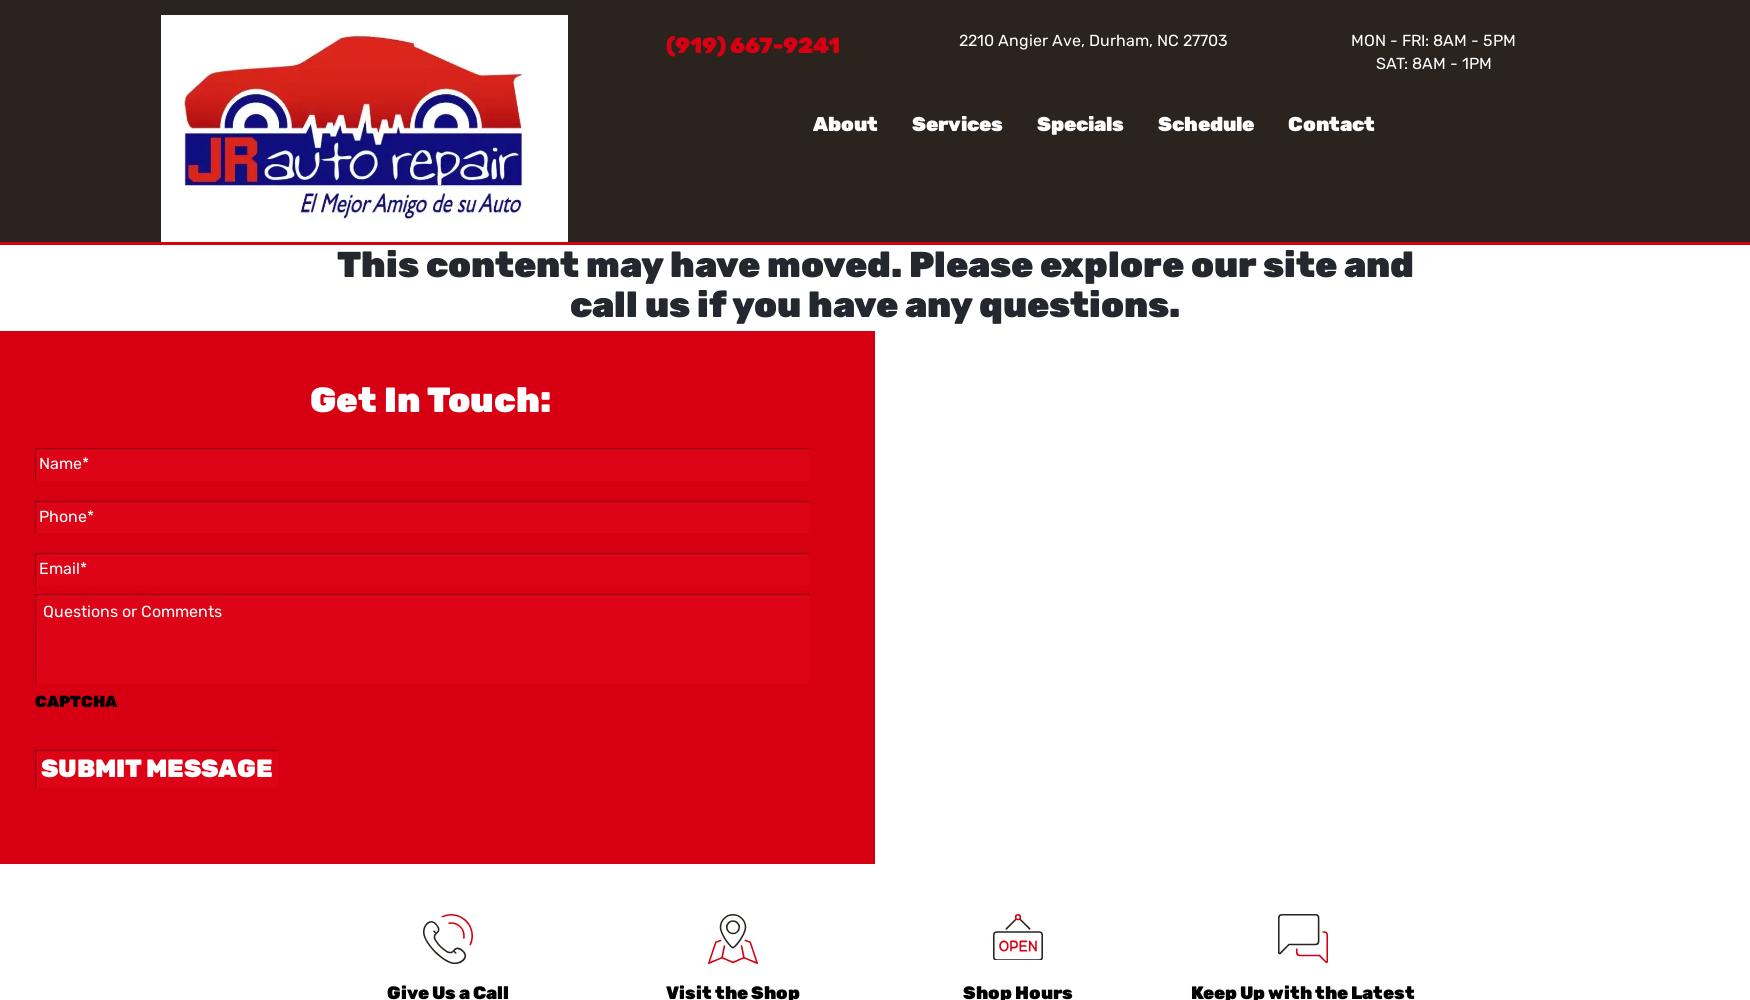 The image size is (1750, 1000). What do you see at coordinates (75, 700) in the screenshot?
I see `'CAPTCHA'` at bounding box center [75, 700].